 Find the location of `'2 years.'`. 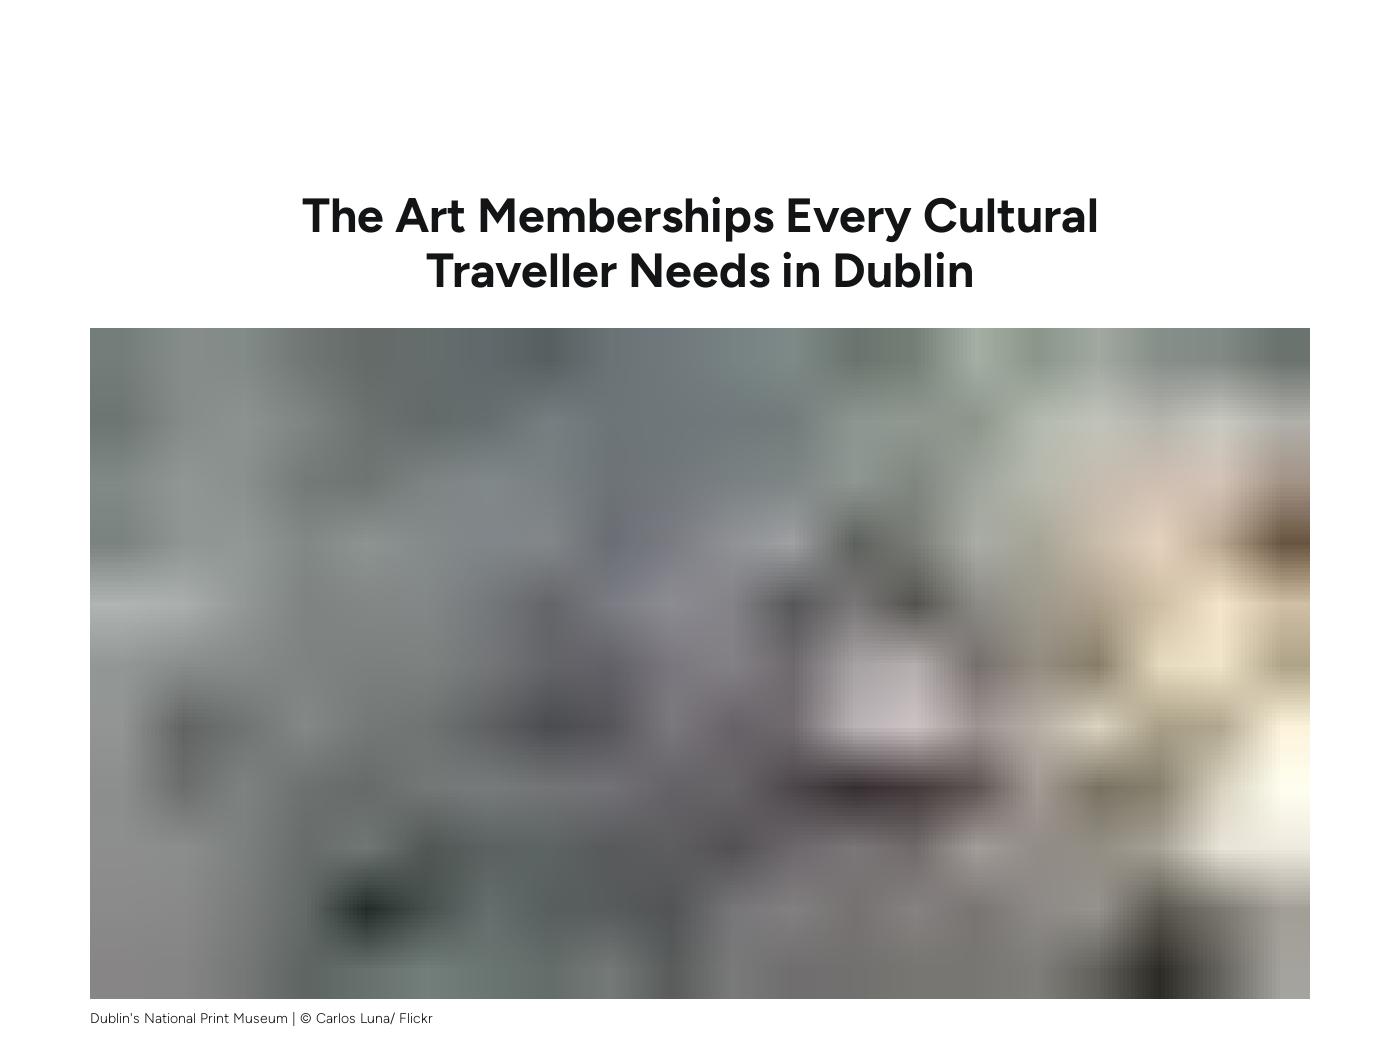

'2 years.' is located at coordinates (1071, 196).